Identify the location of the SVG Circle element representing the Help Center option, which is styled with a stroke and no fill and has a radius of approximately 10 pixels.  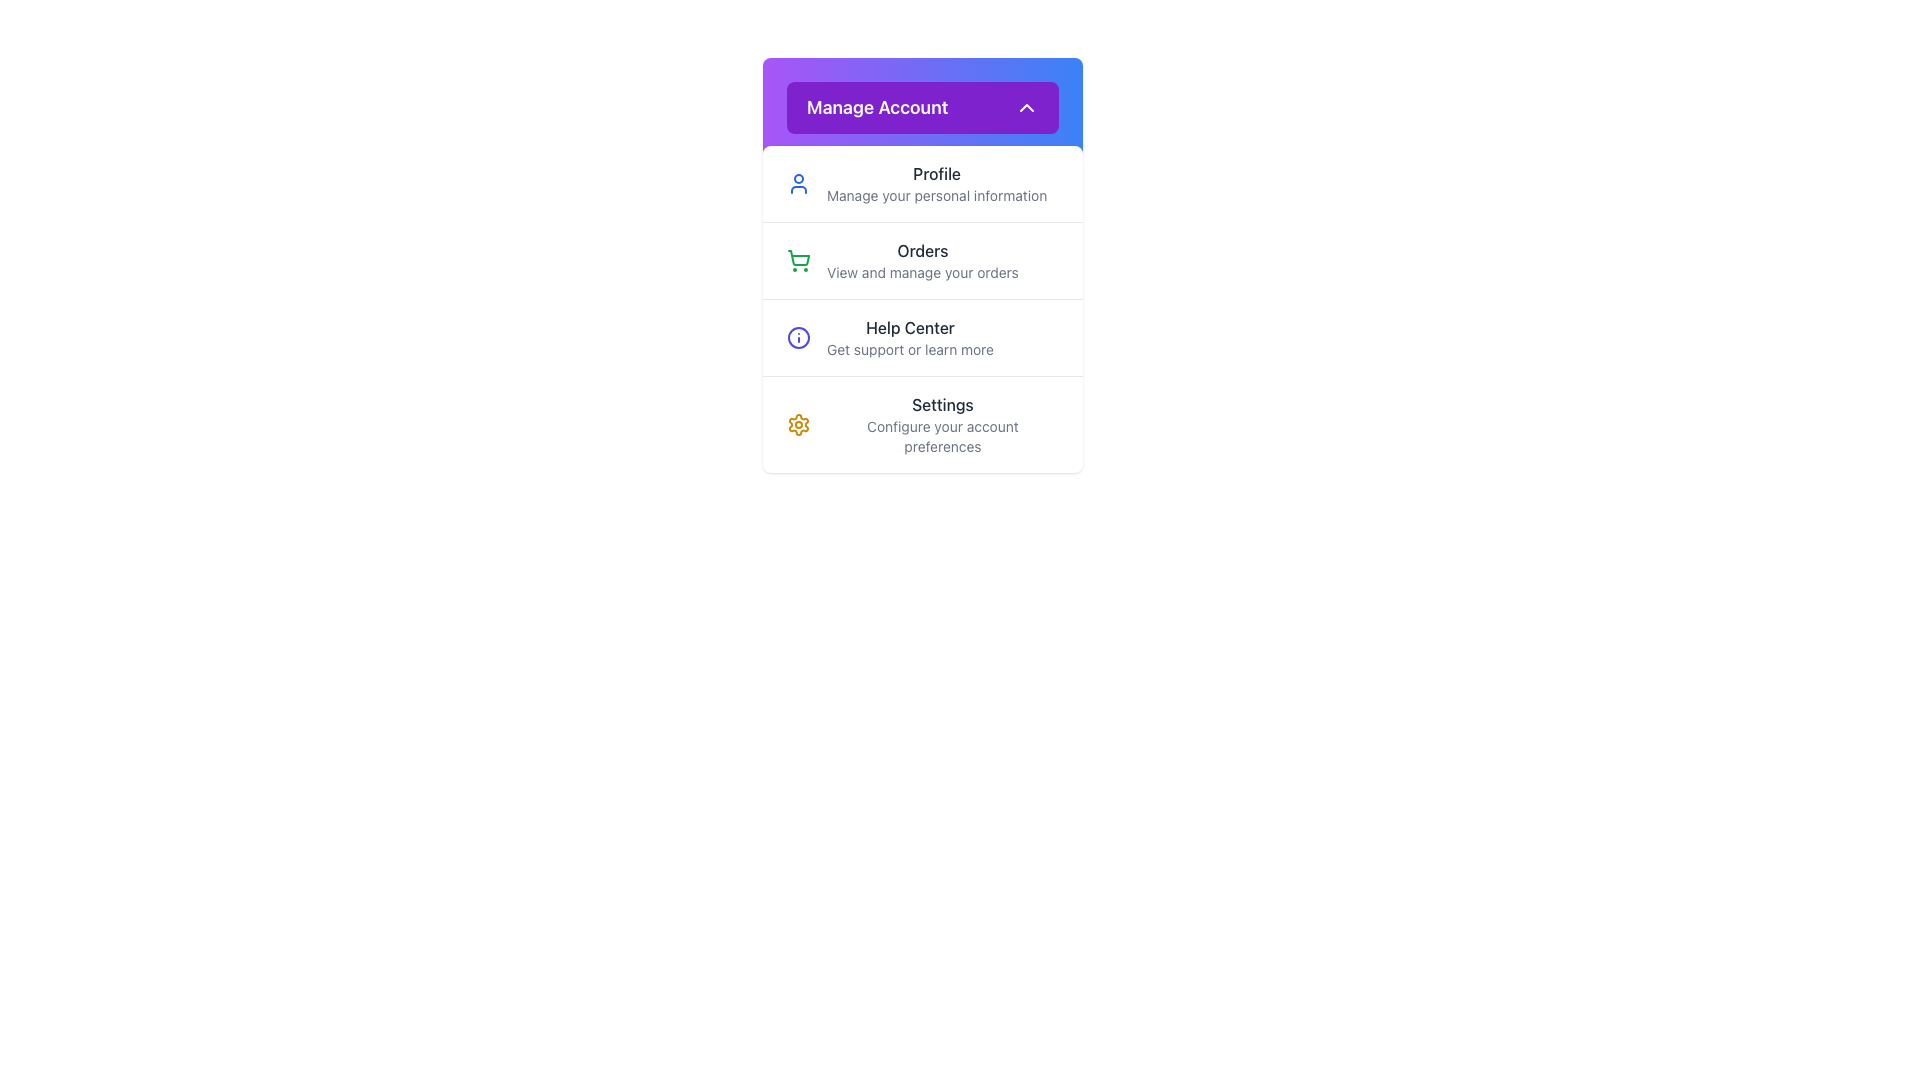
(797, 337).